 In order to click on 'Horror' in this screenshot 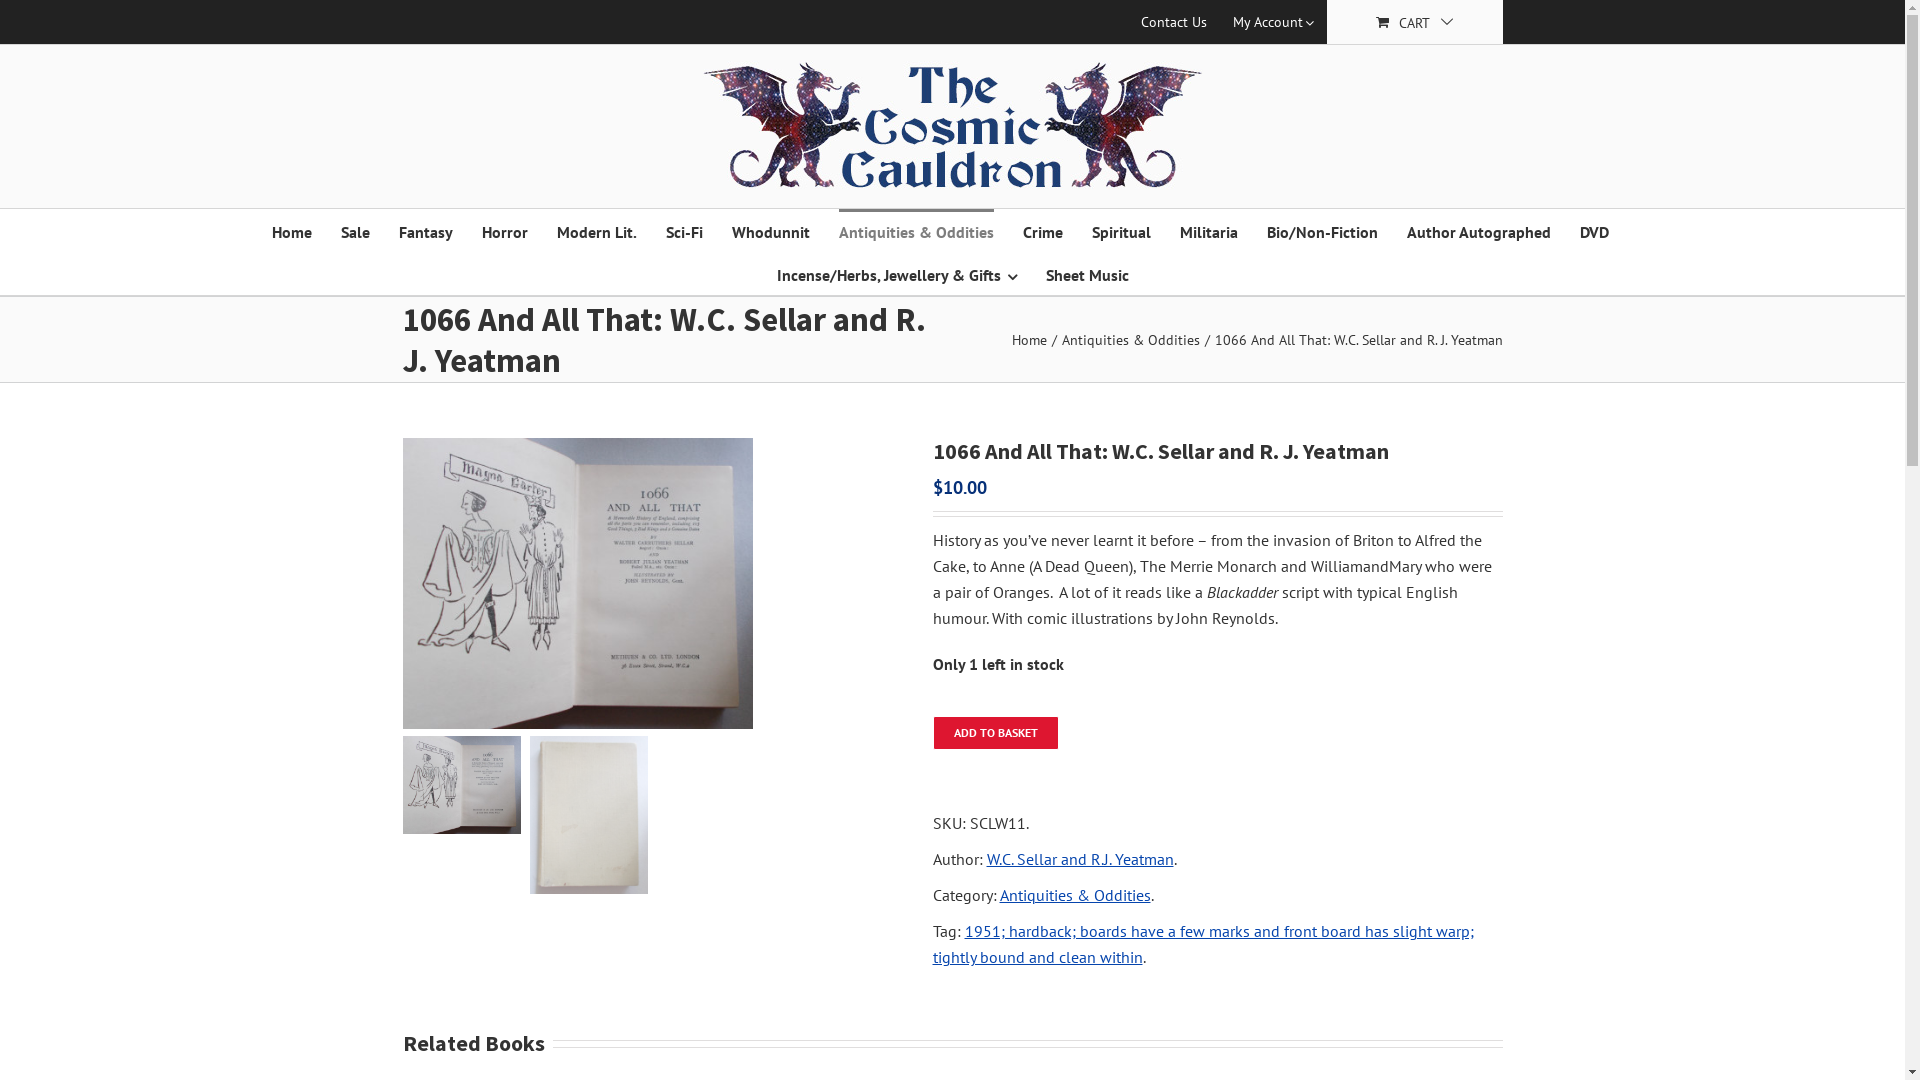, I will do `click(481, 229)`.